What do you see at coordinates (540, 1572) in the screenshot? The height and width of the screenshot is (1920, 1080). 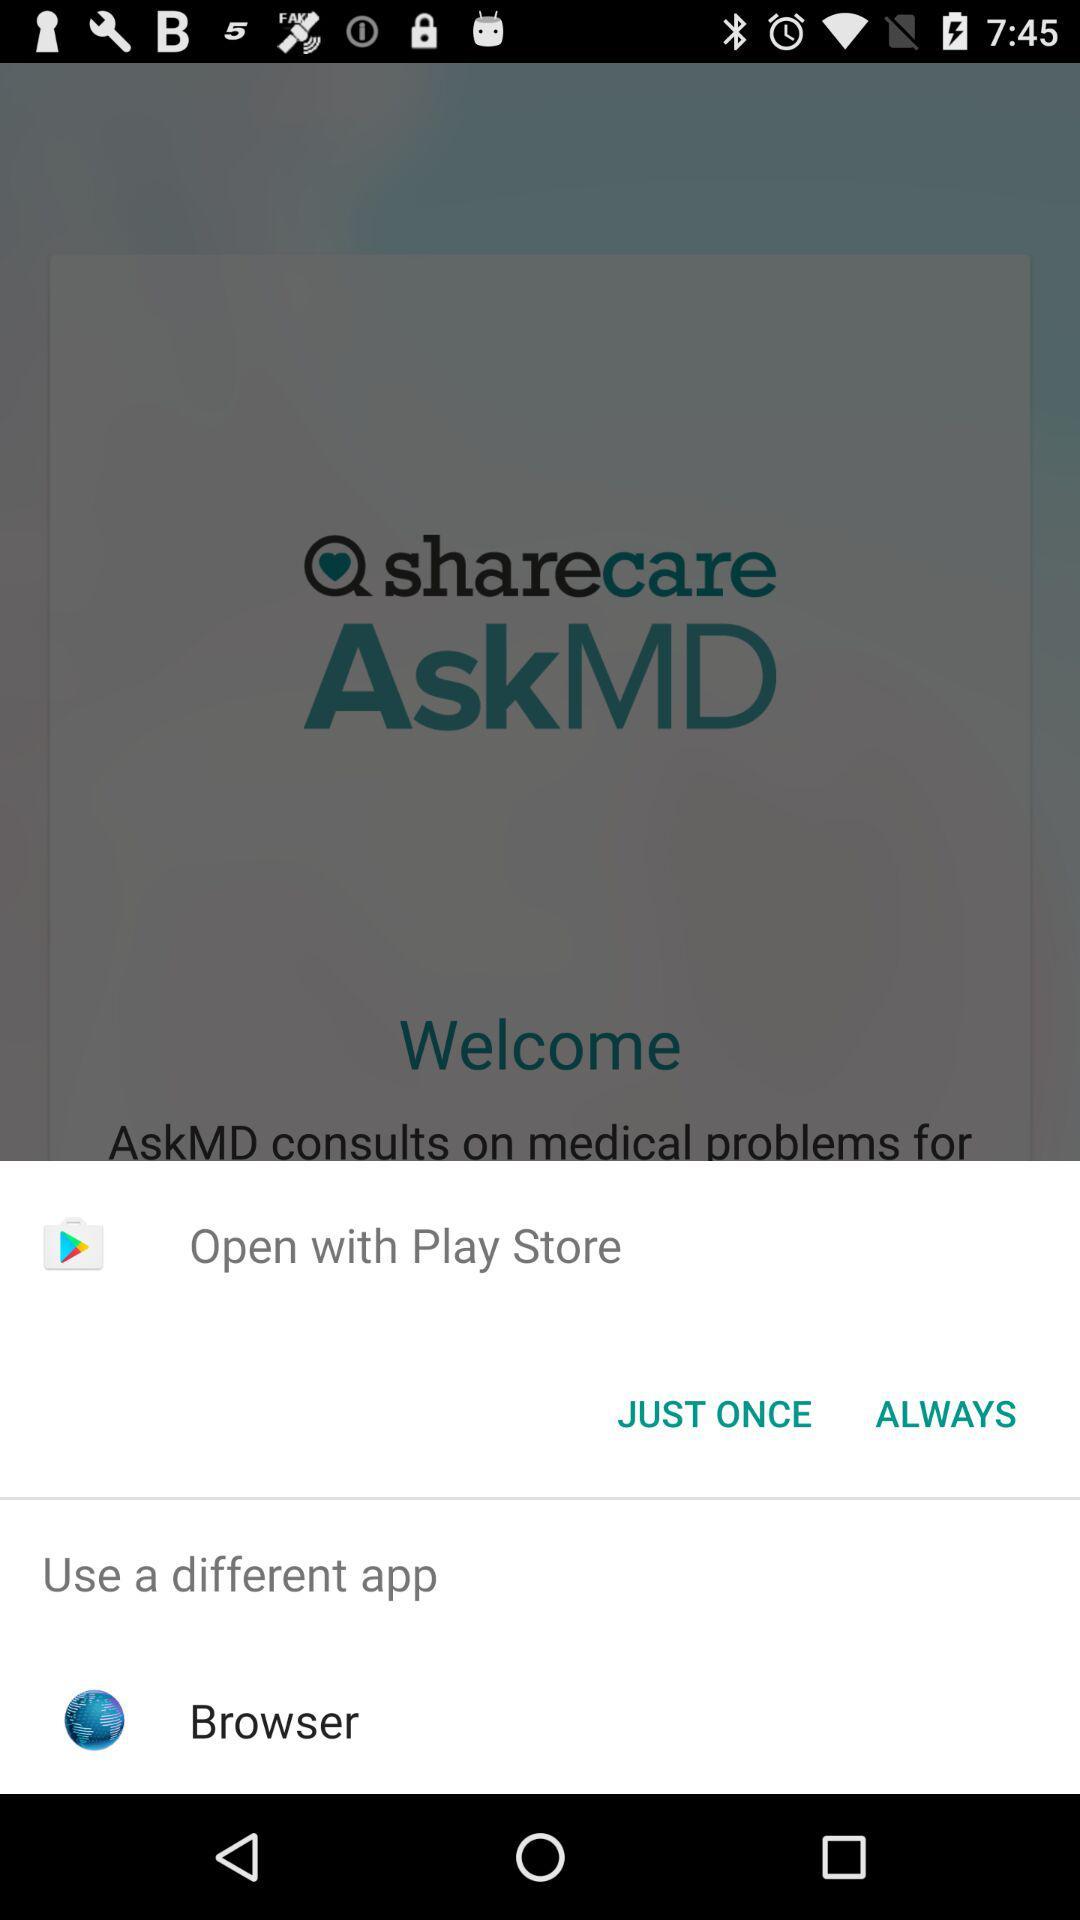 I see `the icon above the browser icon` at bounding box center [540, 1572].